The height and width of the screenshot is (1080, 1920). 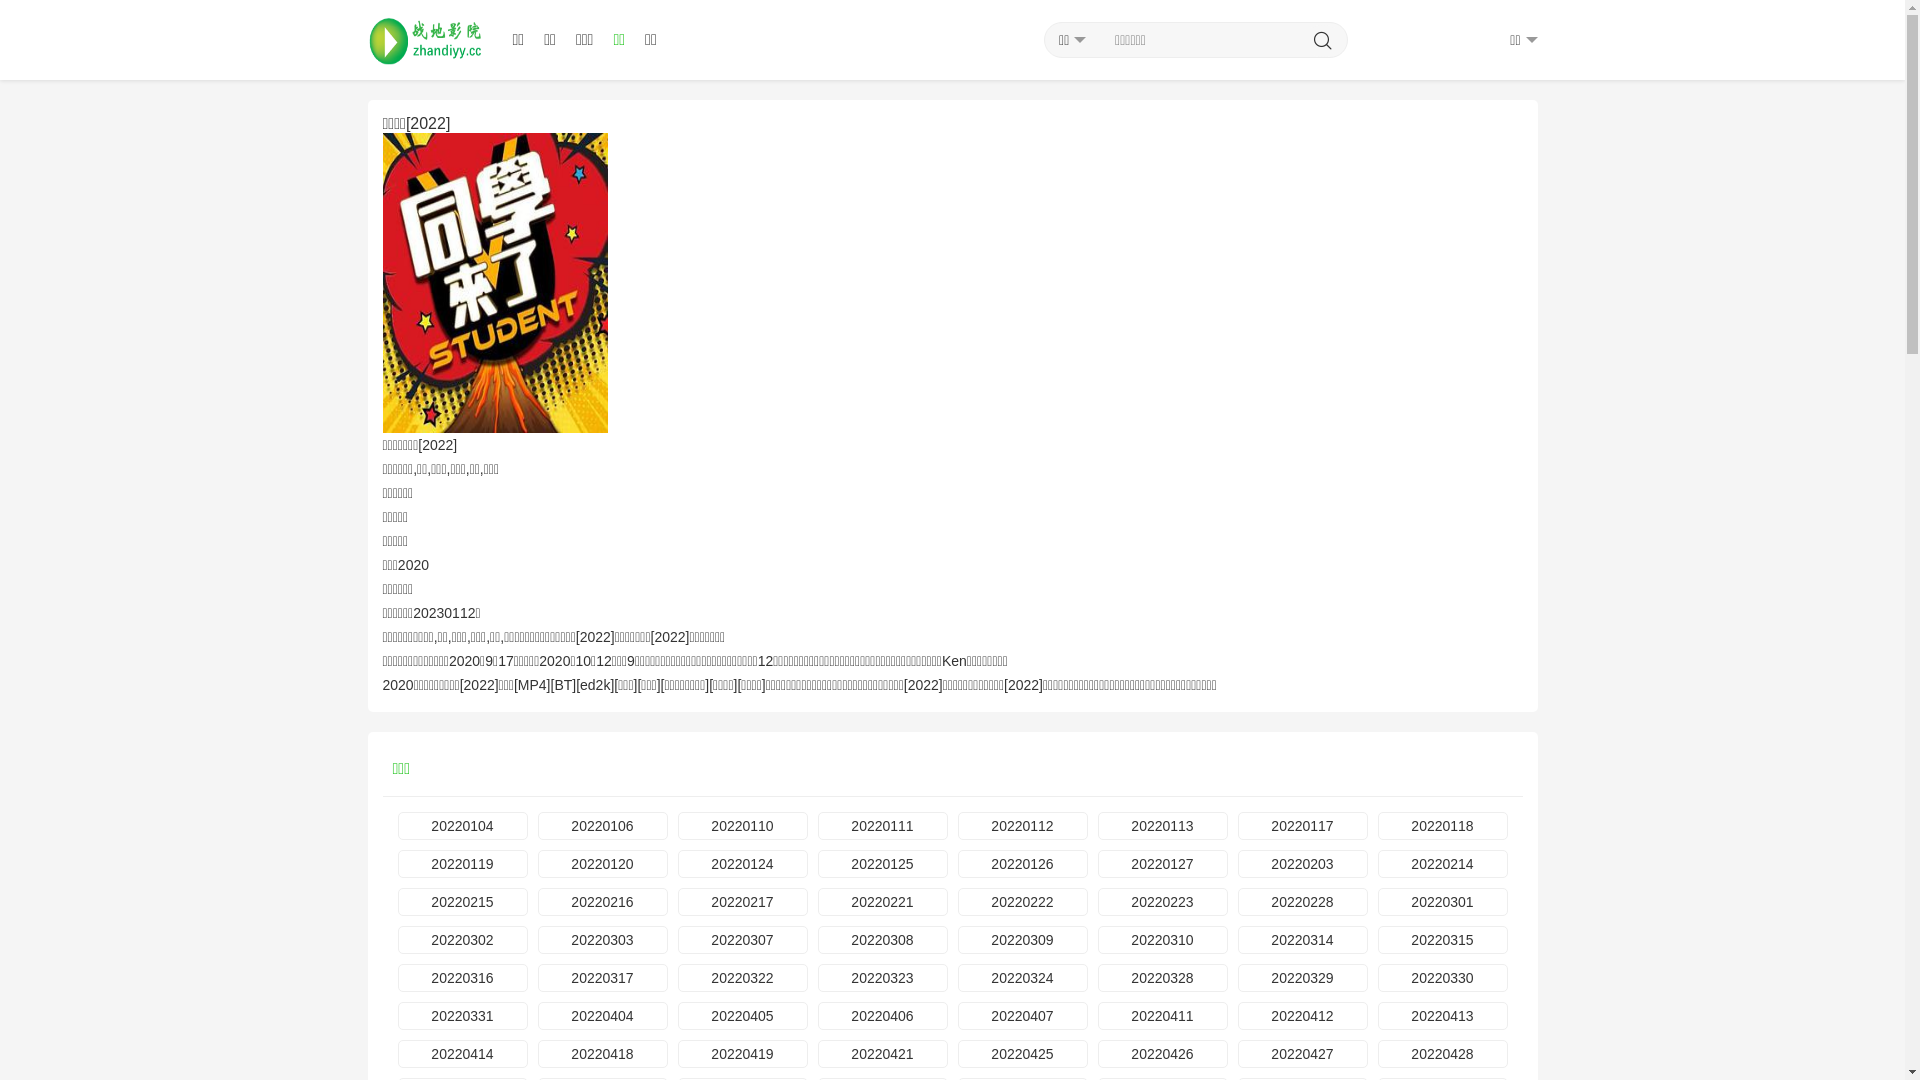 What do you see at coordinates (602, 1052) in the screenshot?
I see `'20220418'` at bounding box center [602, 1052].